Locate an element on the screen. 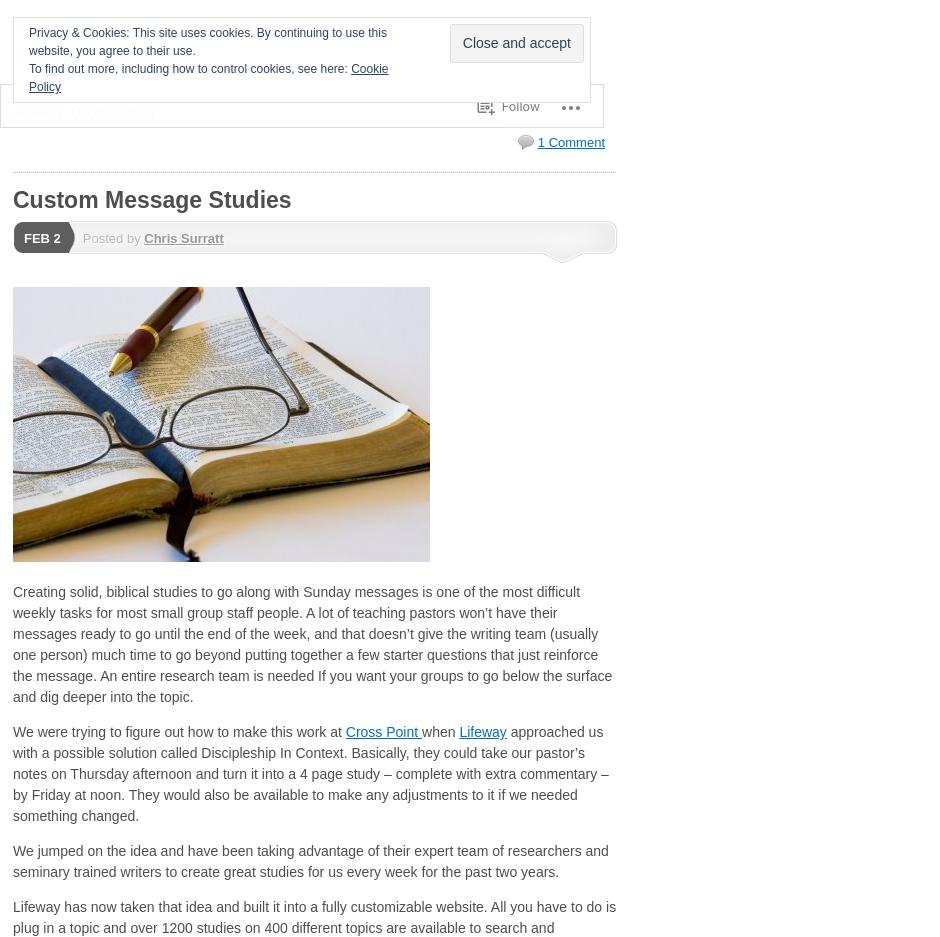 The width and height of the screenshot is (940, 937). 'Cross Point' is located at coordinates (382, 730).